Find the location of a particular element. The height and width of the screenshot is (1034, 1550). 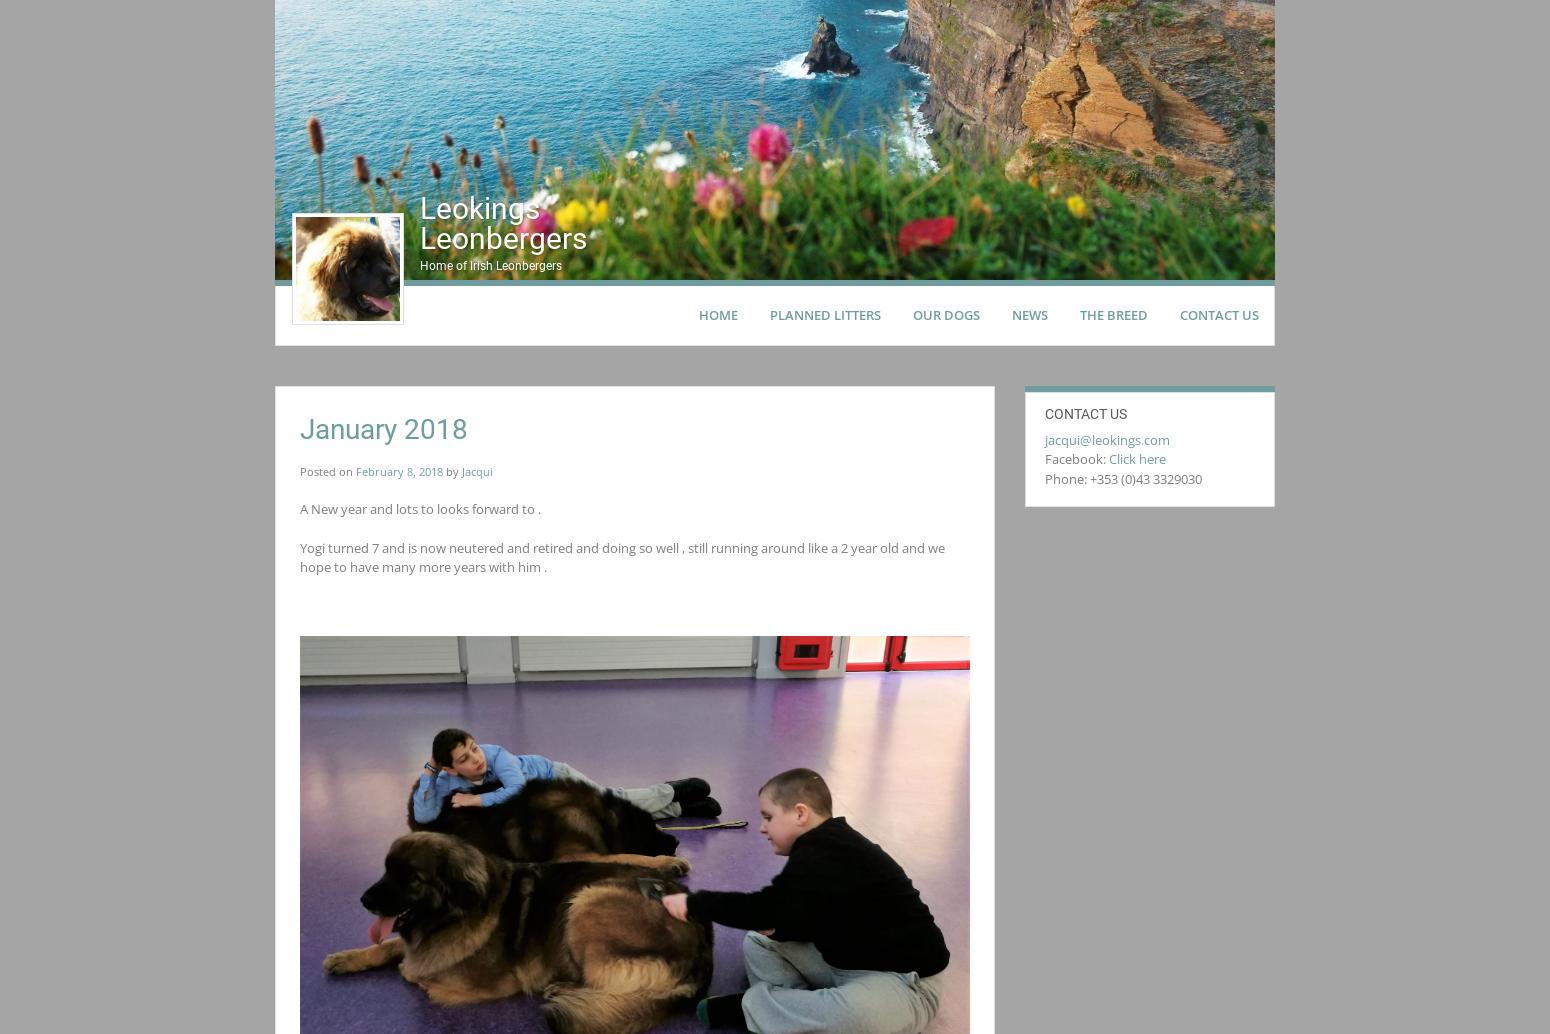

'Jacqui' is located at coordinates (476, 469).